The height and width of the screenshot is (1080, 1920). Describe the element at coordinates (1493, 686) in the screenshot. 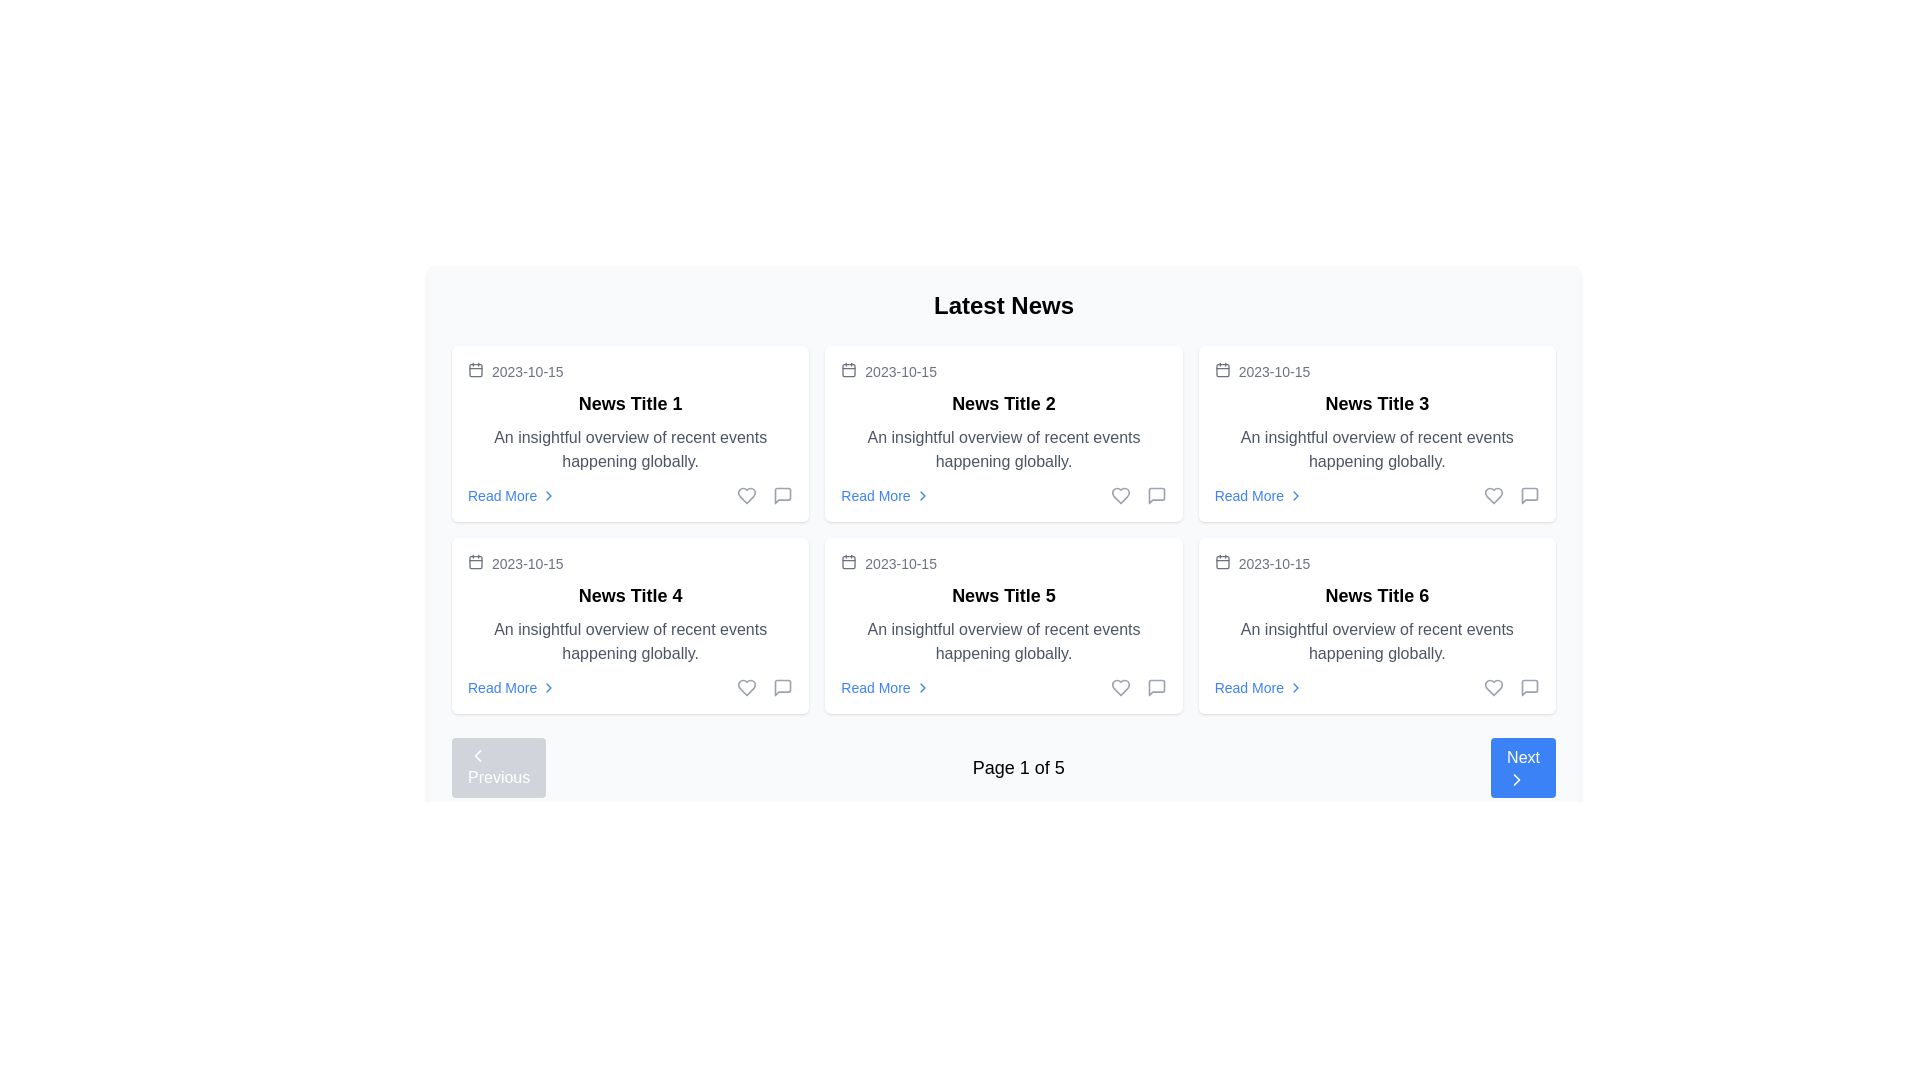

I see `the like icon located at the bottom-right corner of the news card titled 'News Title 6'` at that location.